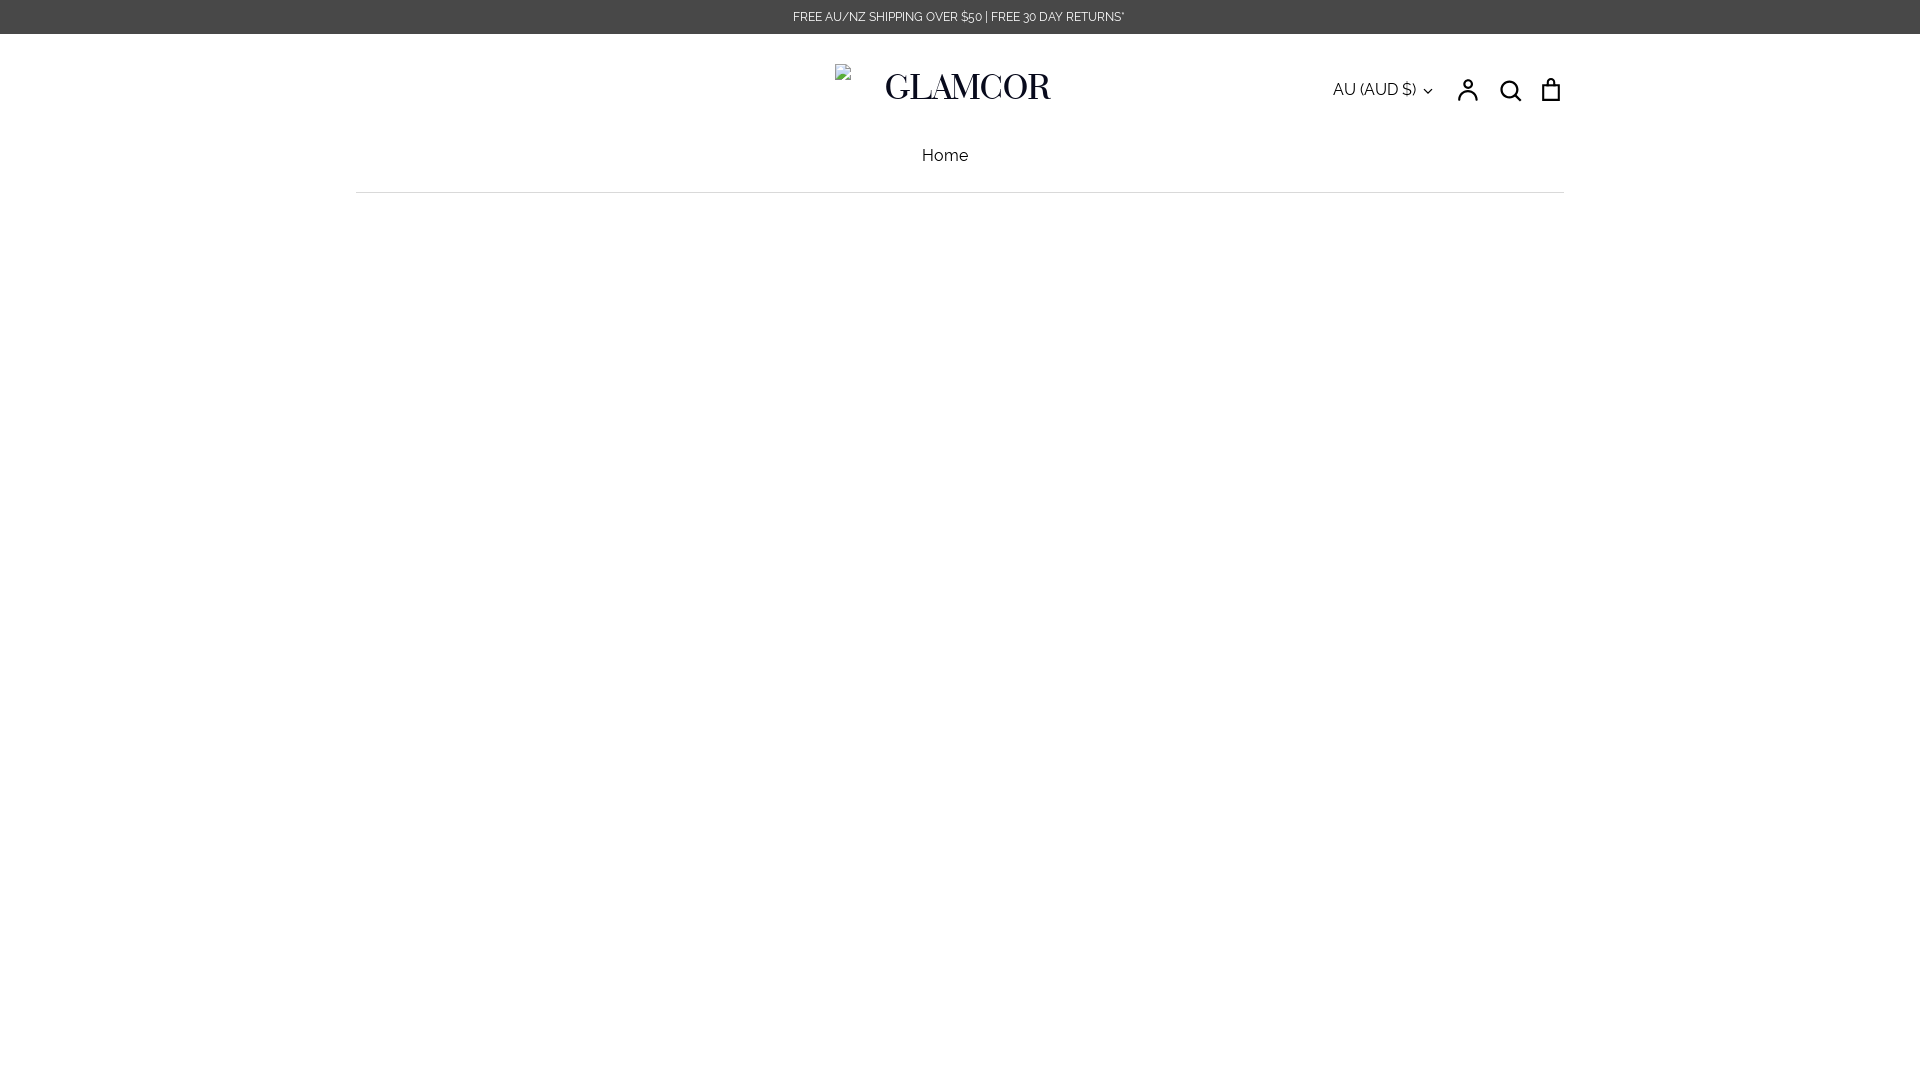 This screenshot has width=1920, height=1080. Describe the element at coordinates (944, 154) in the screenshot. I see `'Home'` at that location.